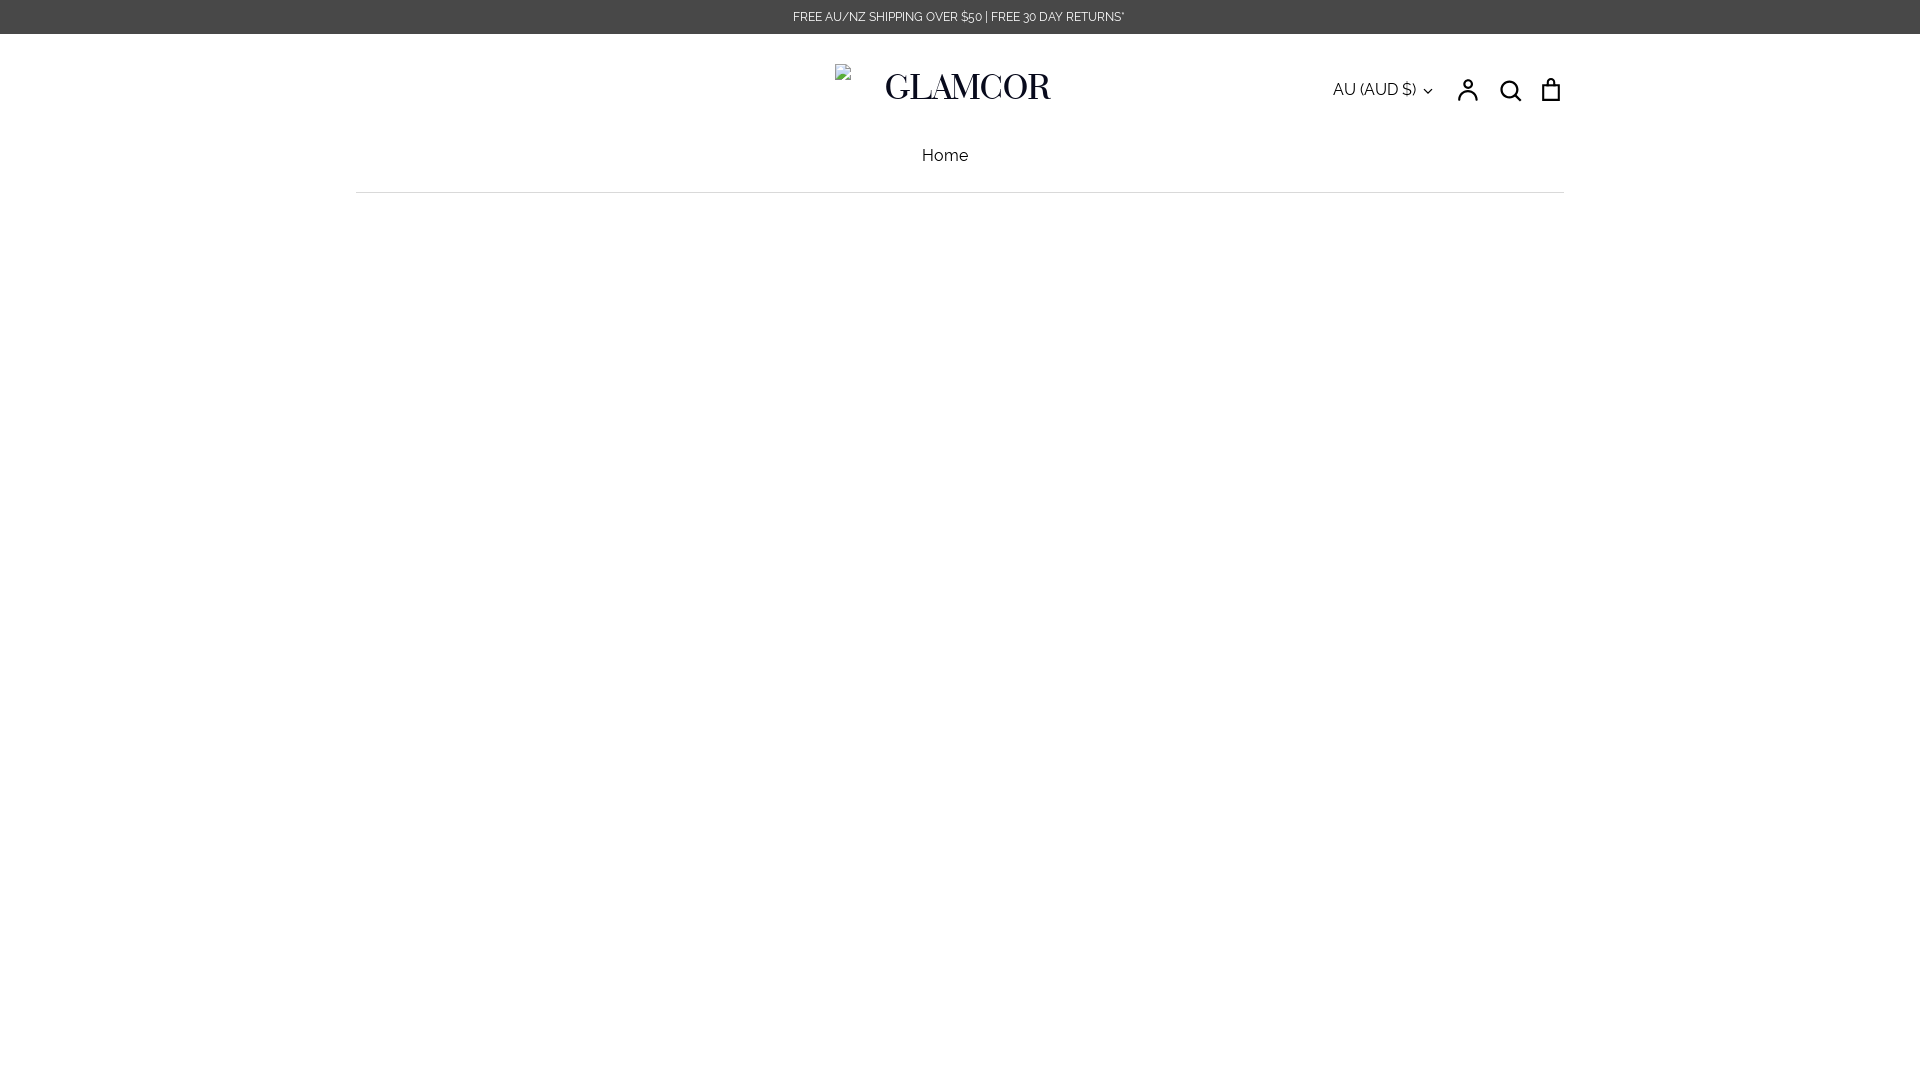 This screenshot has width=1920, height=1080. Describe the element at coordinates (944, 154) in the screenshot. I see `'Home'` at that location.